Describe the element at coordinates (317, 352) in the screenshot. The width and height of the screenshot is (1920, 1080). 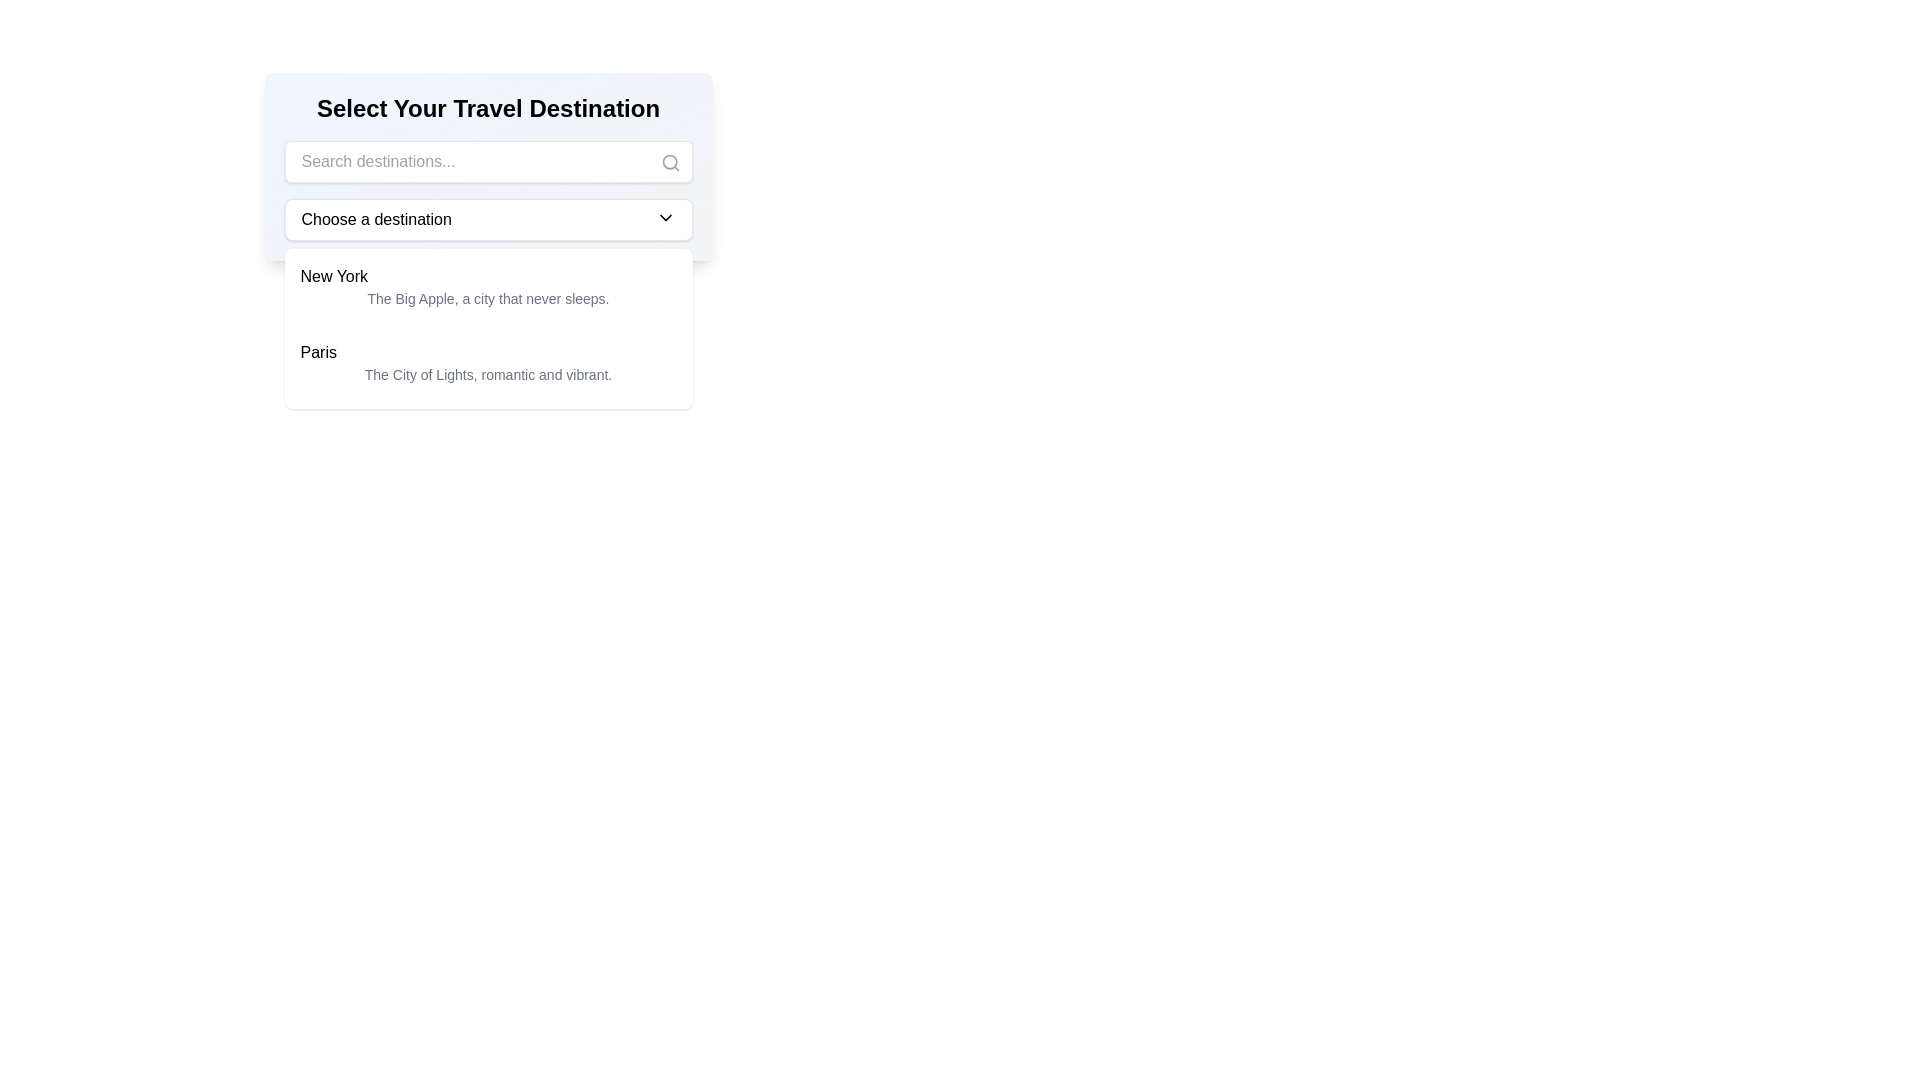
I see `the text label displaying 'Paris', which is the first line of the second item in a vertical list of travel destinations, located directly below 'New York'` at that location.